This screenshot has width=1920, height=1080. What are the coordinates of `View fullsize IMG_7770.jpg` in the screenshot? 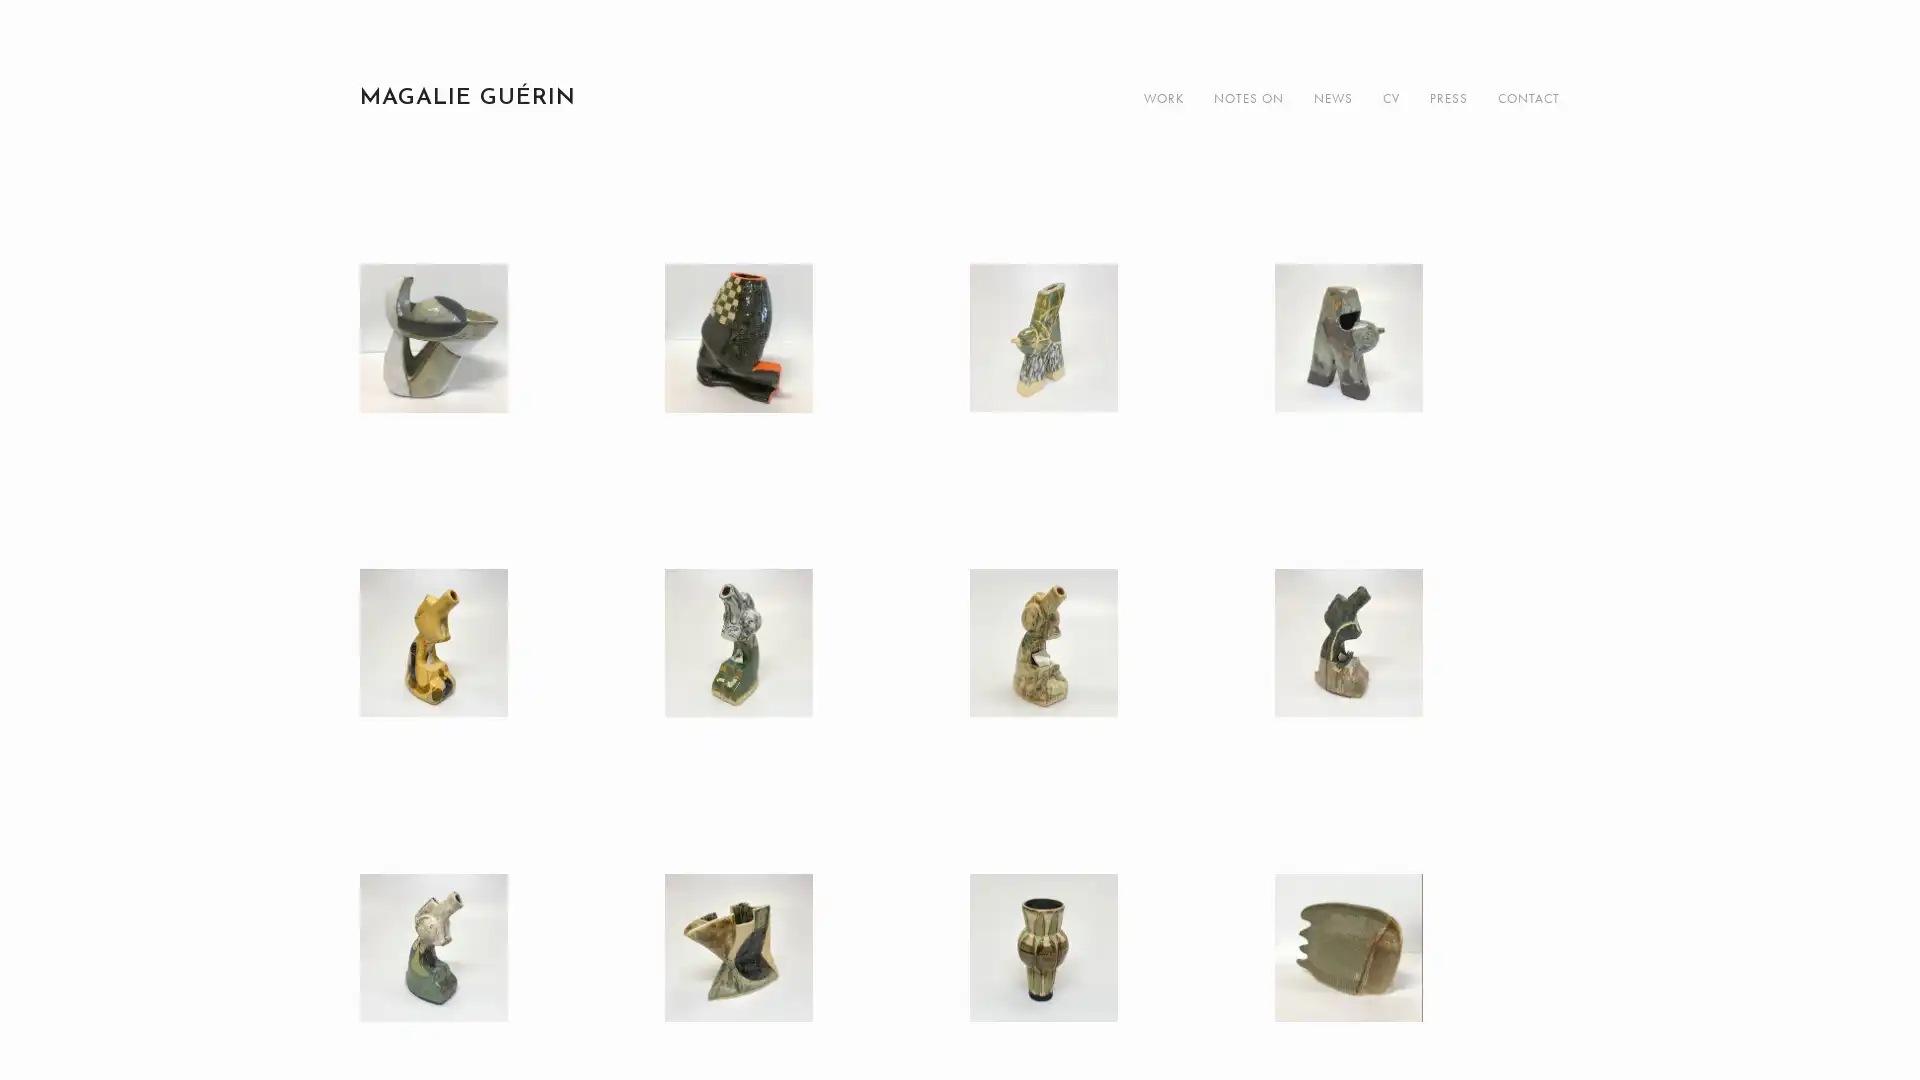 It's located at (1416, 405).